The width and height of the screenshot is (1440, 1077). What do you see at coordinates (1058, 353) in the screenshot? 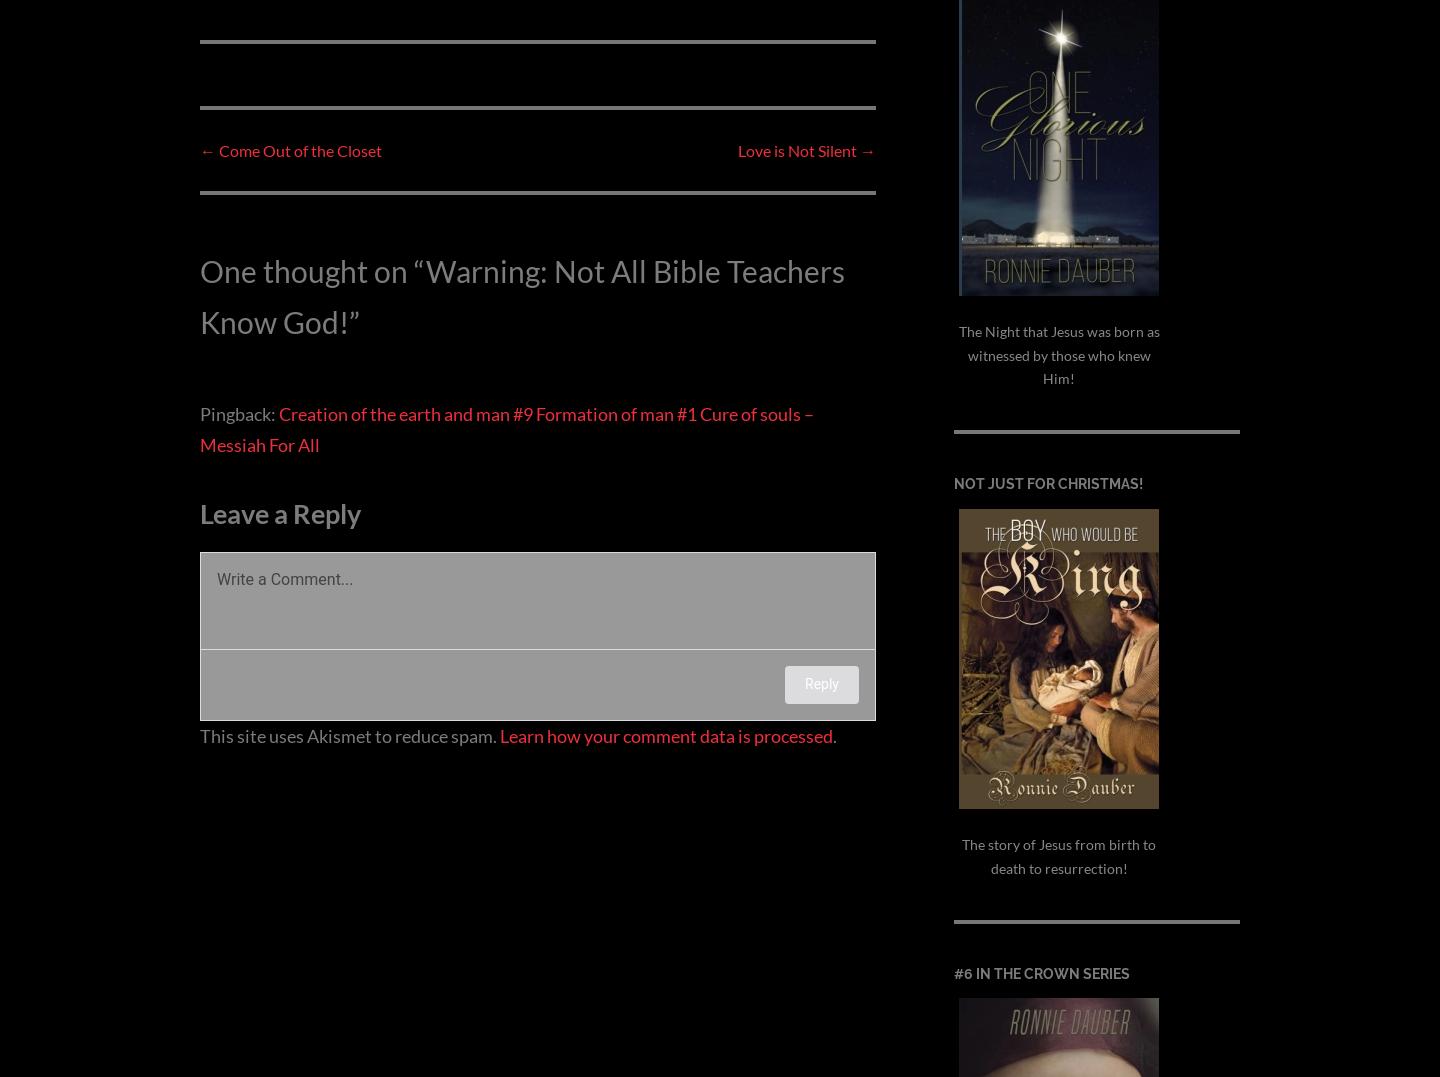
I see `'The Night that Jesus was born as witnessed by those who knew Him!'` at bounding box center [1058, 353].